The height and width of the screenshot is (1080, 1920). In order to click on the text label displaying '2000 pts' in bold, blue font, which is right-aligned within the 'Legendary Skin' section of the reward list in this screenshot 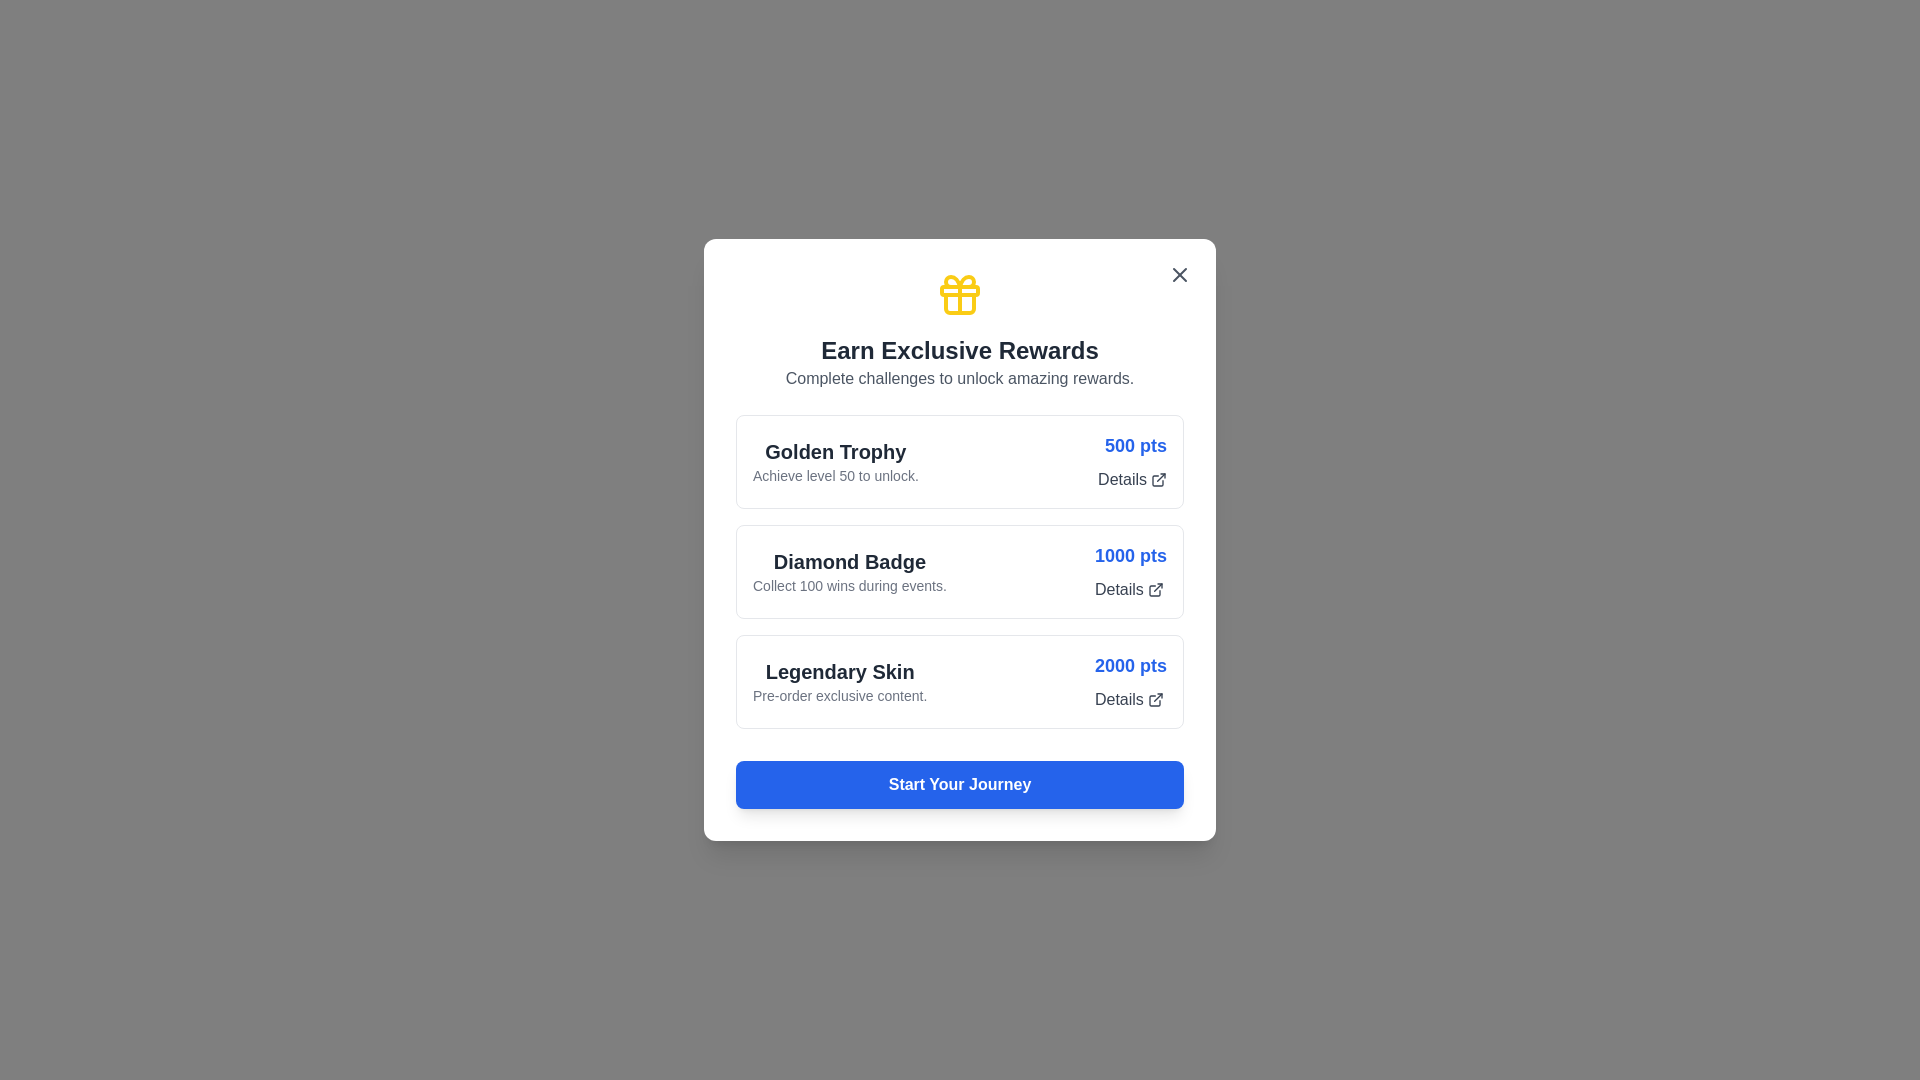, I will do `click(1131, 666)`.